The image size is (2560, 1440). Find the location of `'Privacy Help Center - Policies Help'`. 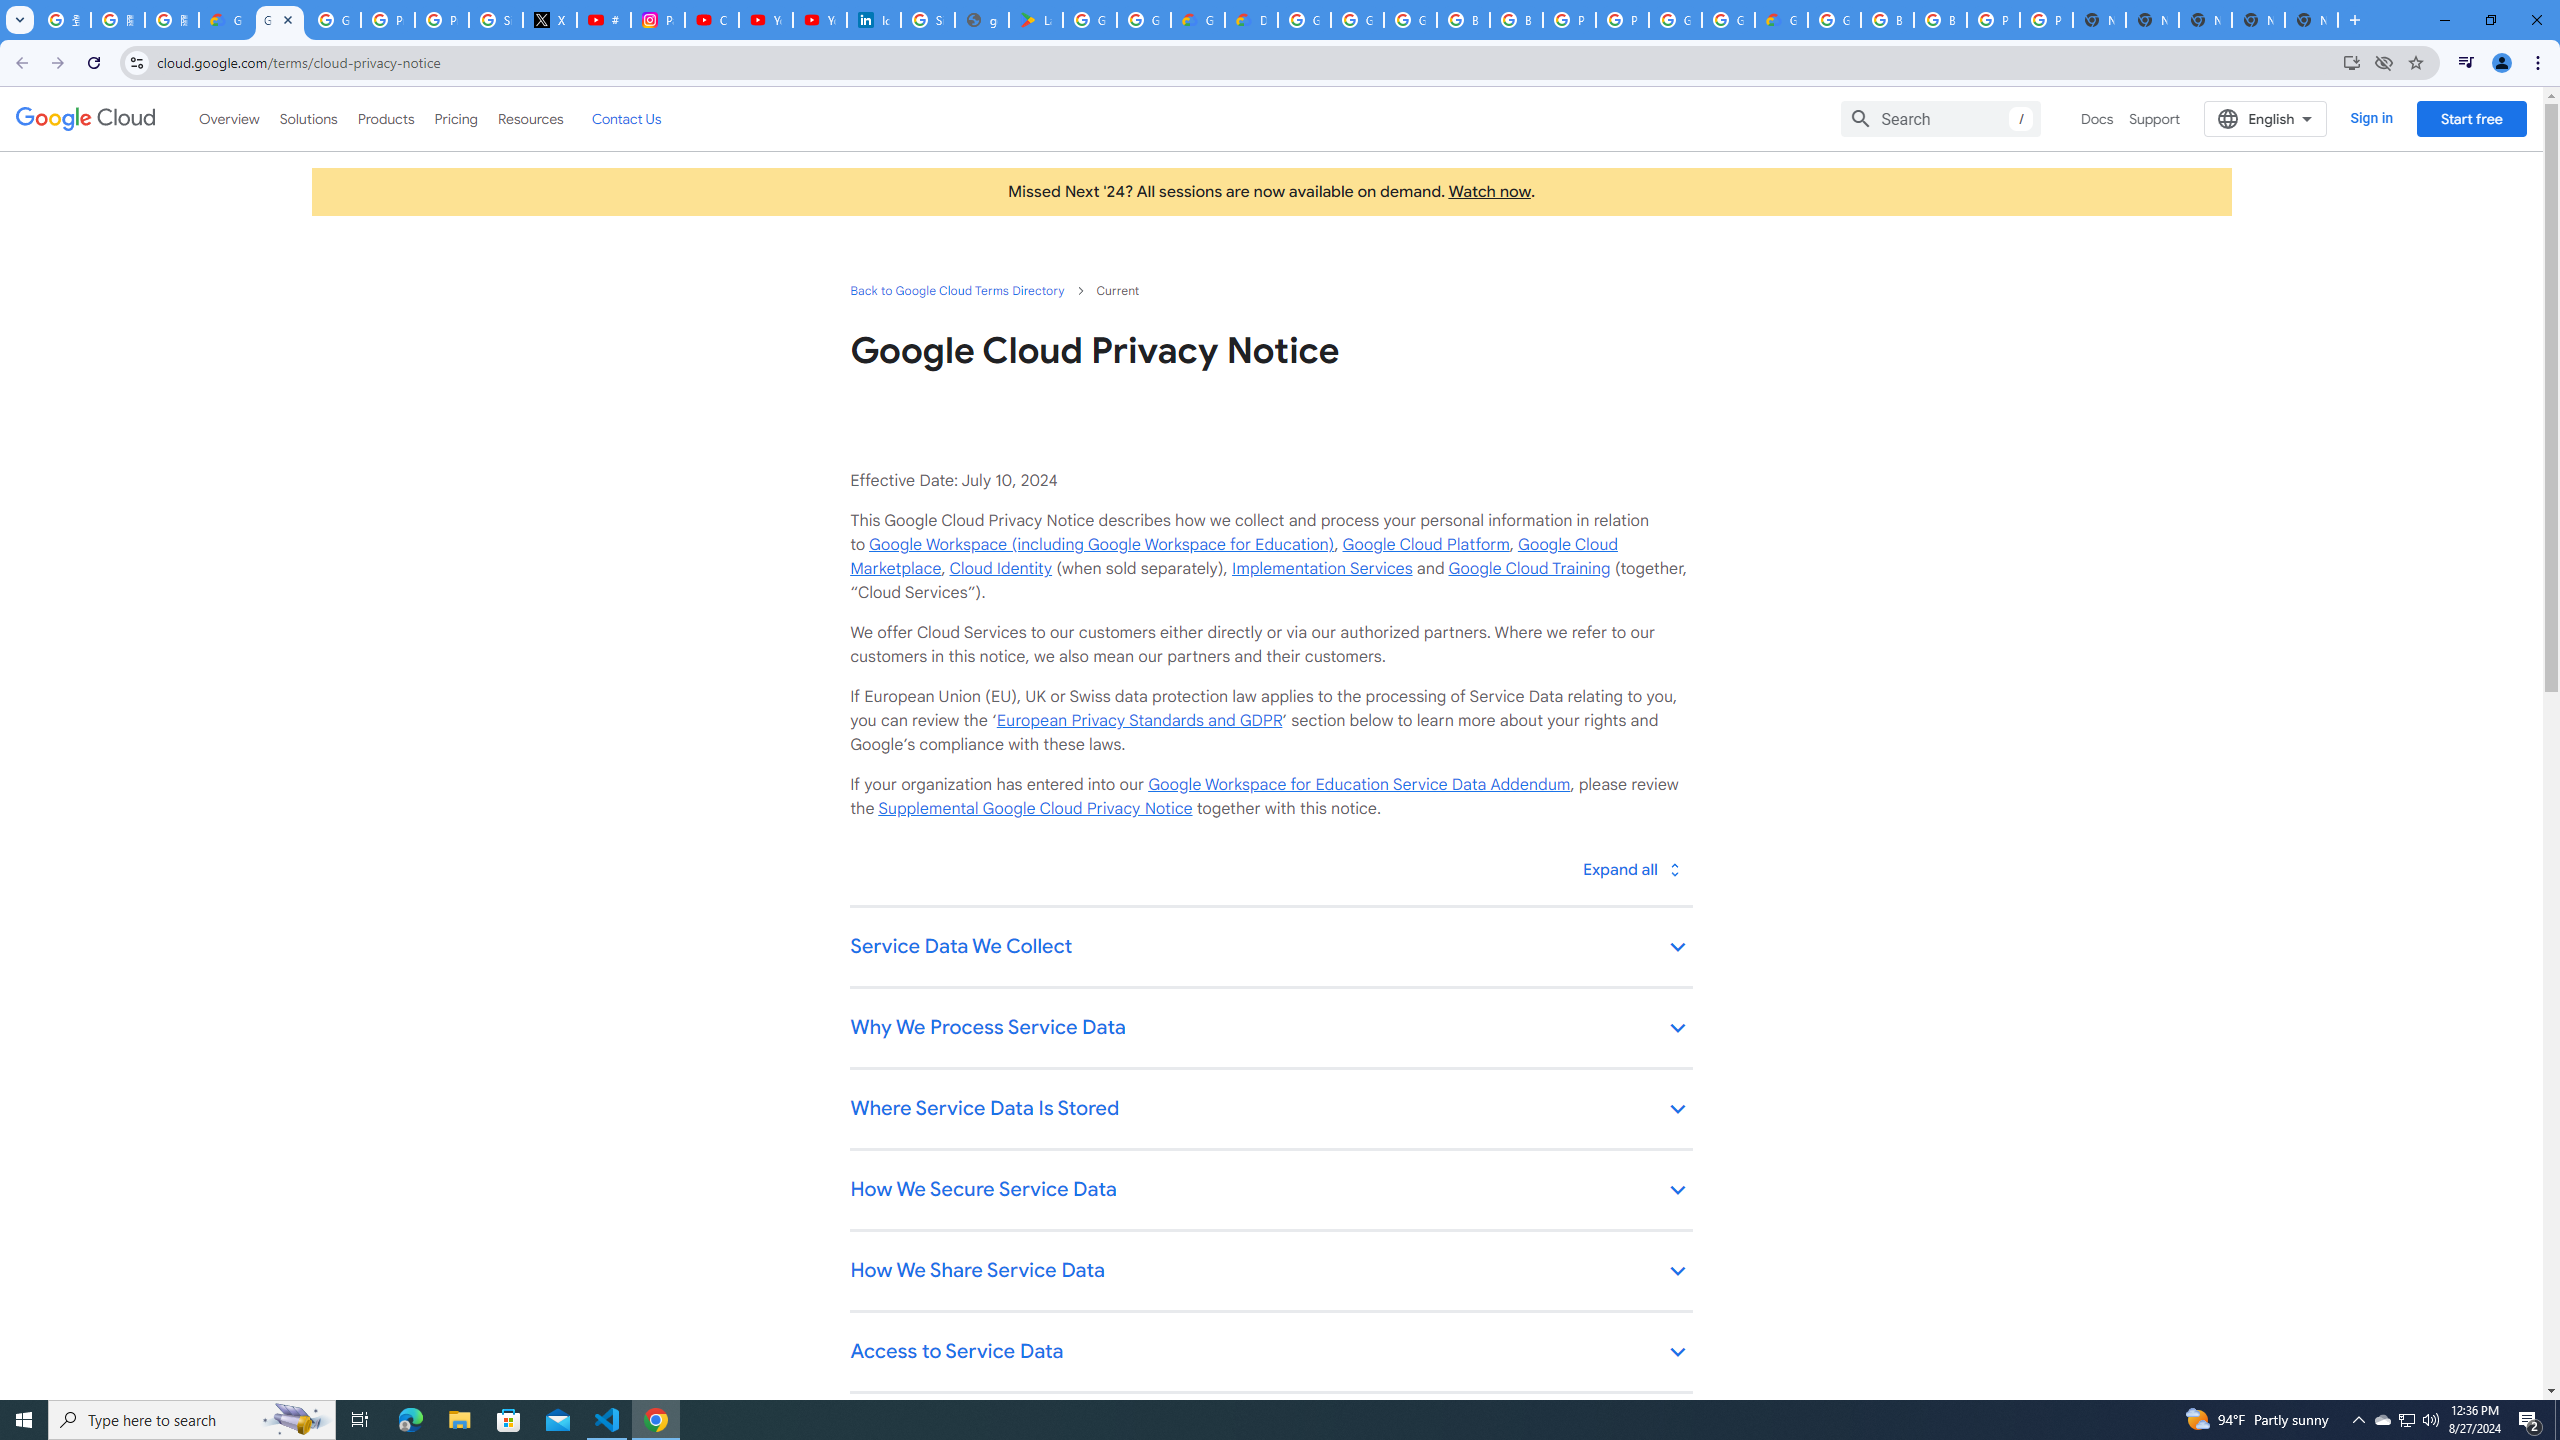

'Privacy Help Center - Policies Help' is located at coordinates (388, 19).